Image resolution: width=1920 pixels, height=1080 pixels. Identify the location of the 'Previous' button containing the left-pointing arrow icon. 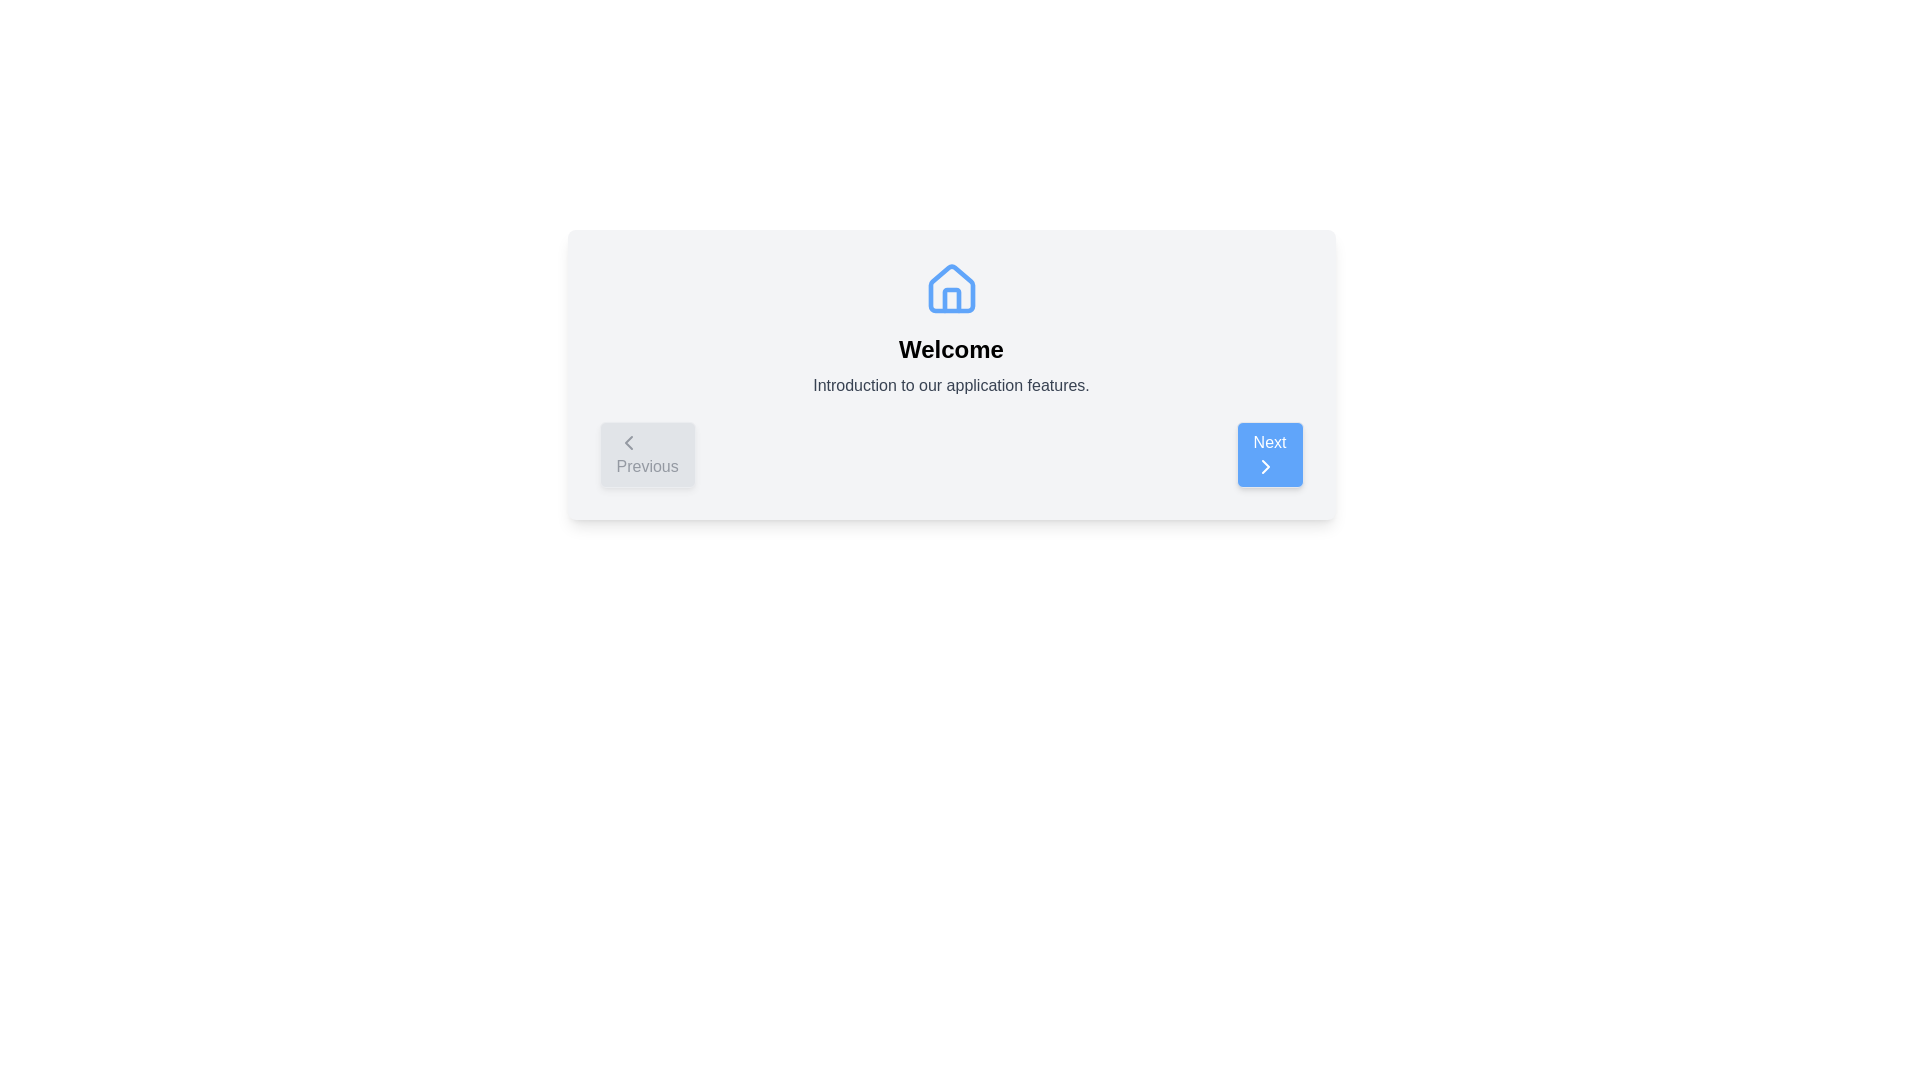
(627, 442).